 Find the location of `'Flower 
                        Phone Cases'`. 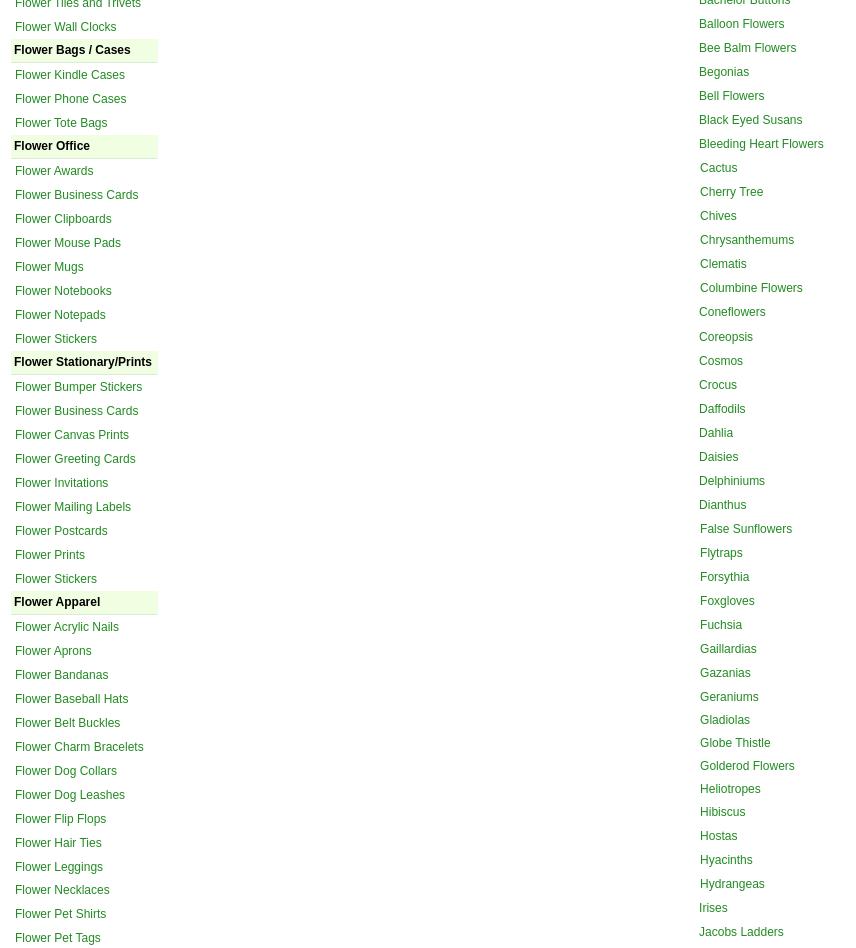

'Flower 
                        Phone Cases' is located at coordinates (69, 98).